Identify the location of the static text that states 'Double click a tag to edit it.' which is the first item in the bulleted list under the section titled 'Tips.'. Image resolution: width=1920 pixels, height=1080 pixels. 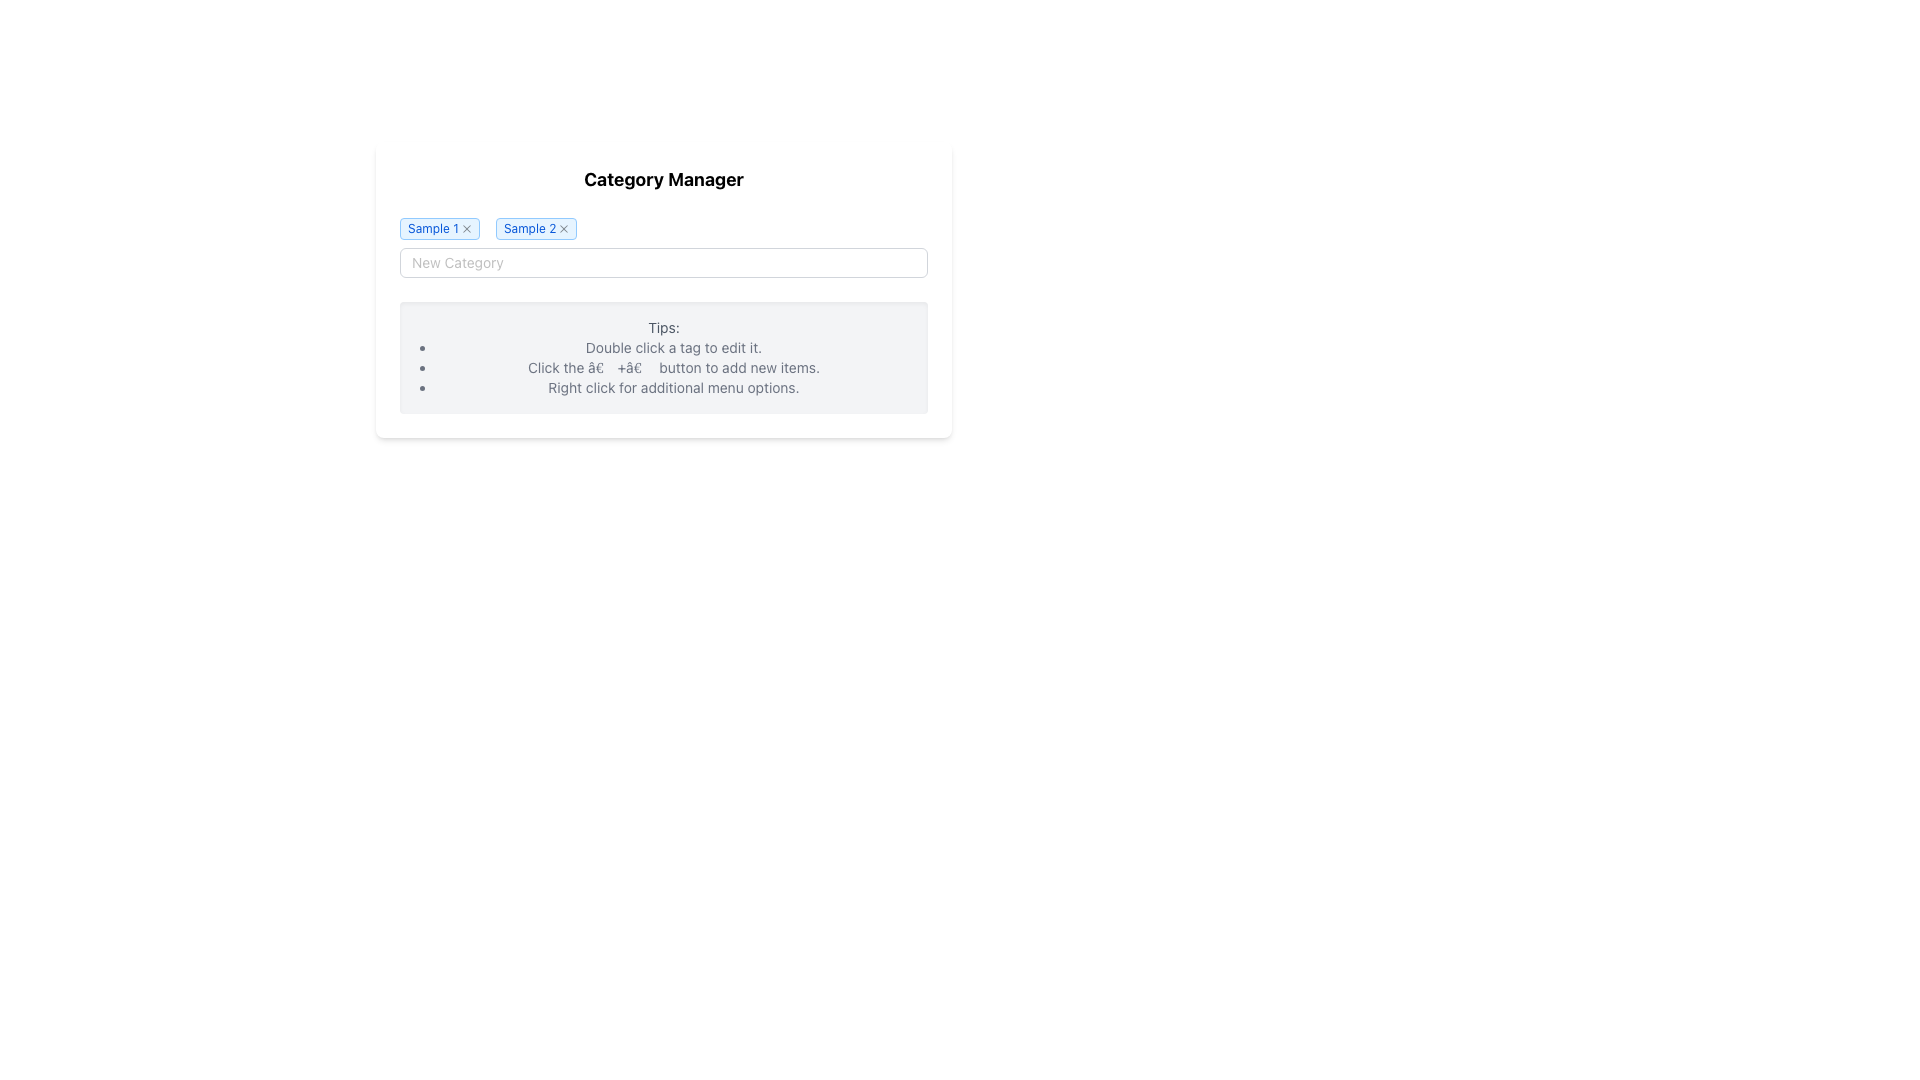
(673, 346).